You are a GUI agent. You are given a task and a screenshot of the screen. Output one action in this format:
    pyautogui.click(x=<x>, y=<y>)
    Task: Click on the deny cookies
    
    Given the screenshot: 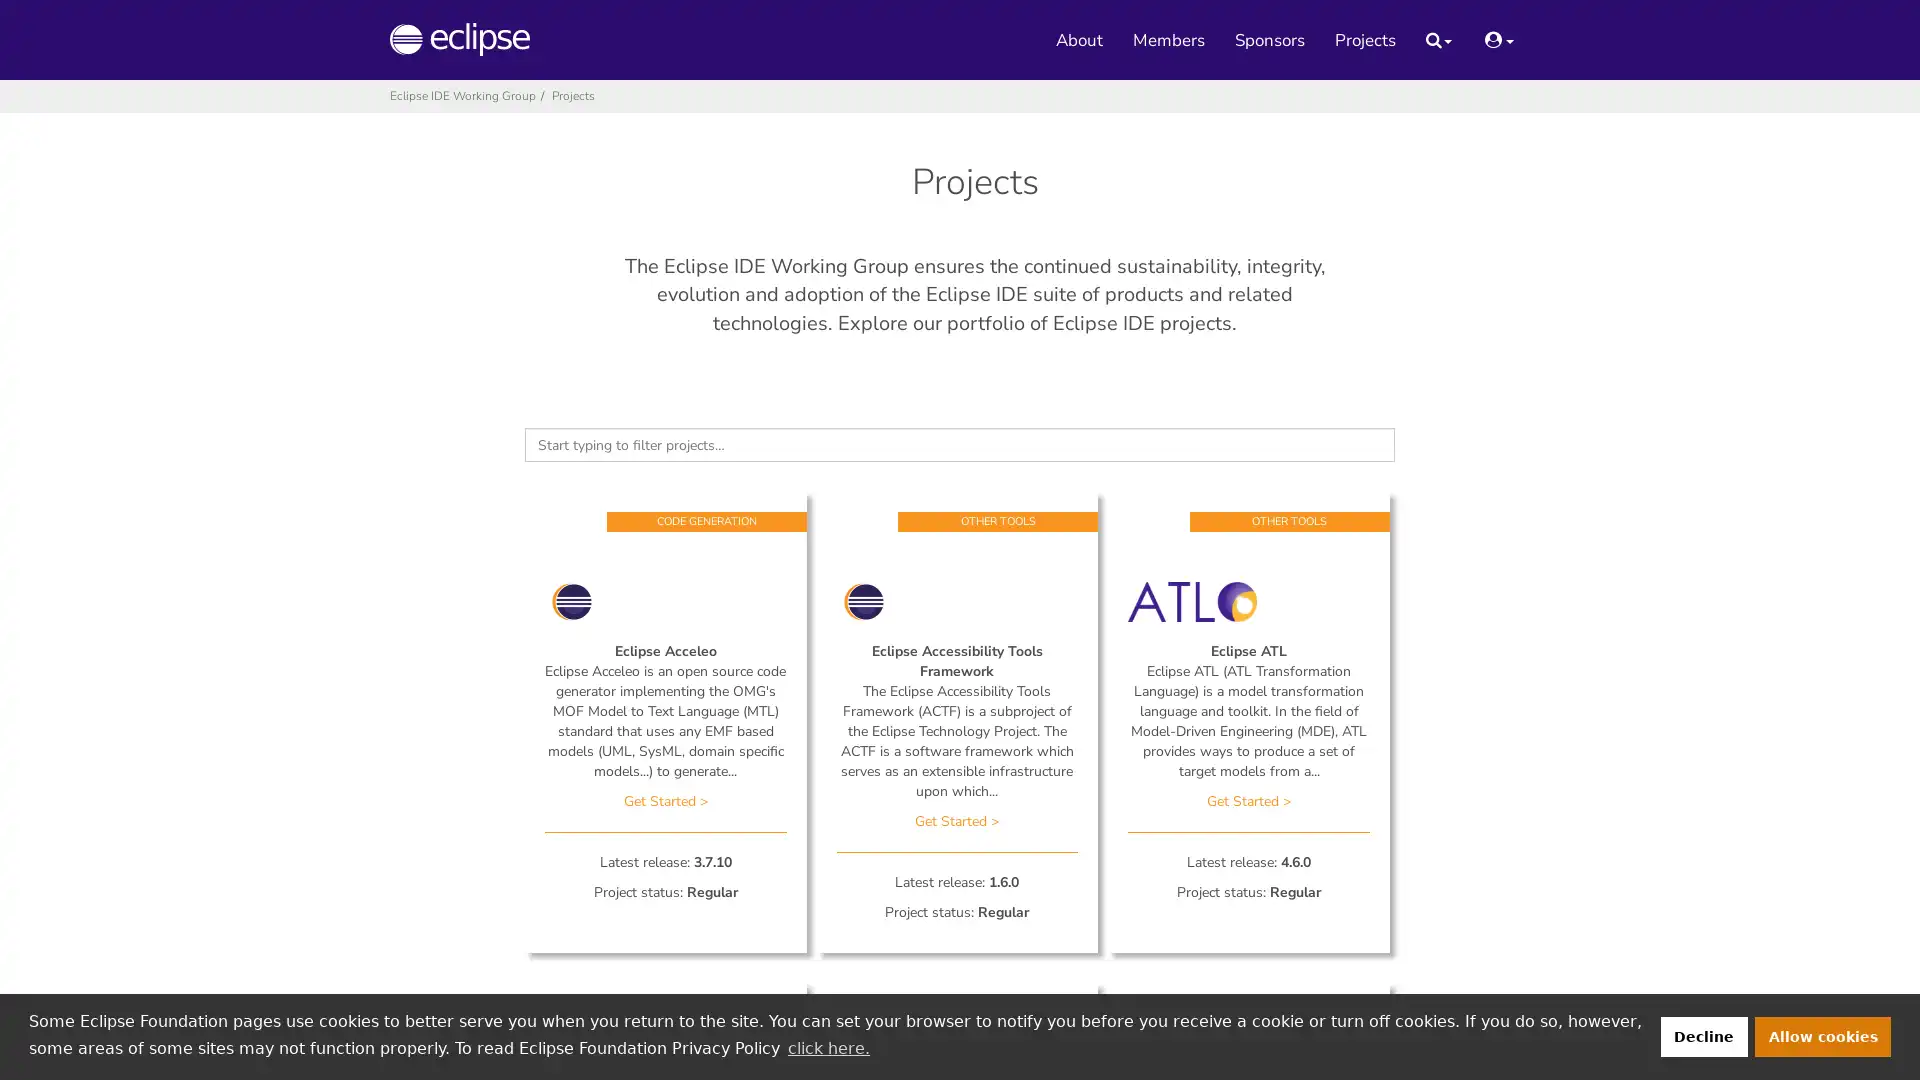 What is the action you would take?
    pyautogui.click(x=1702, y=1035)
    